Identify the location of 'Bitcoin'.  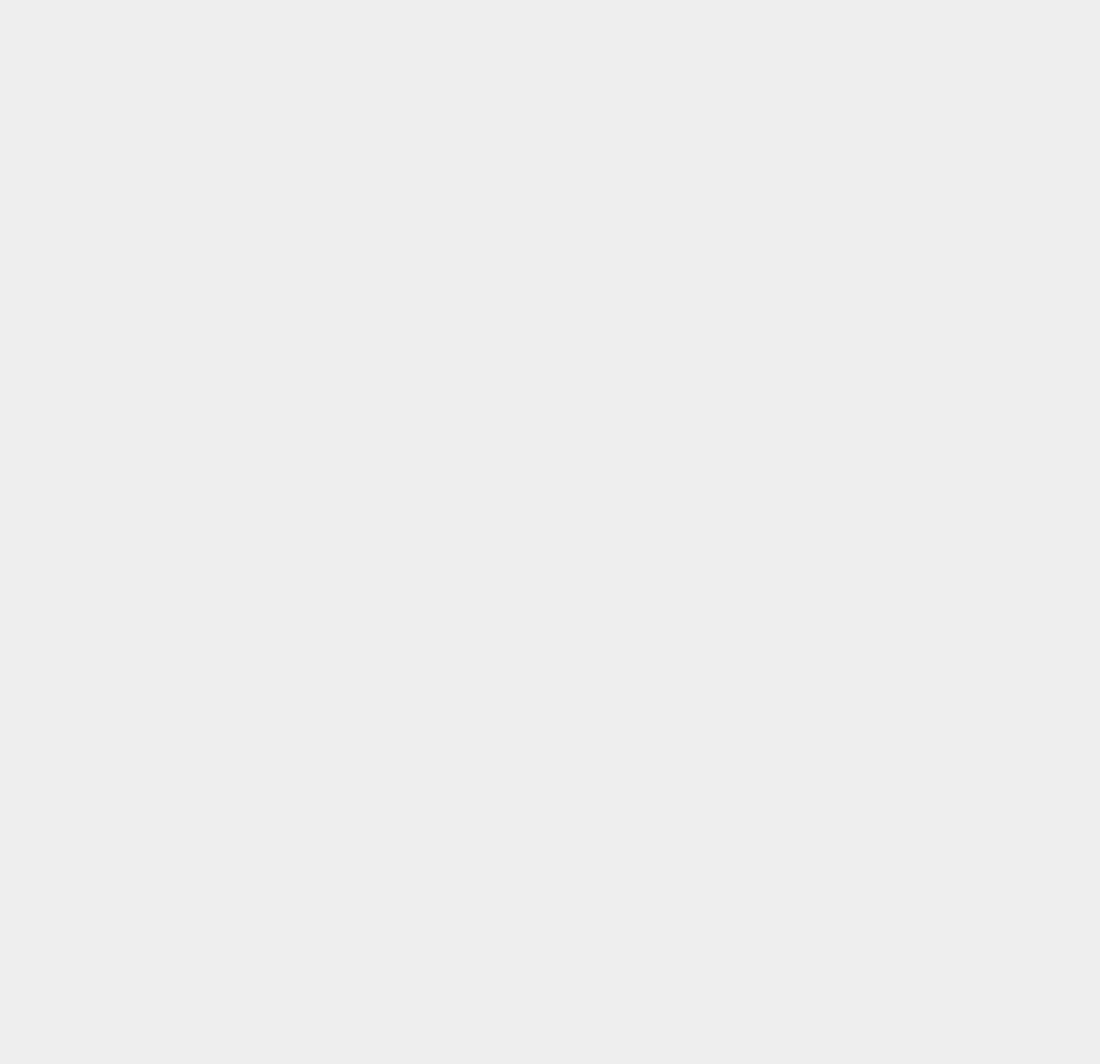
(799, 694).